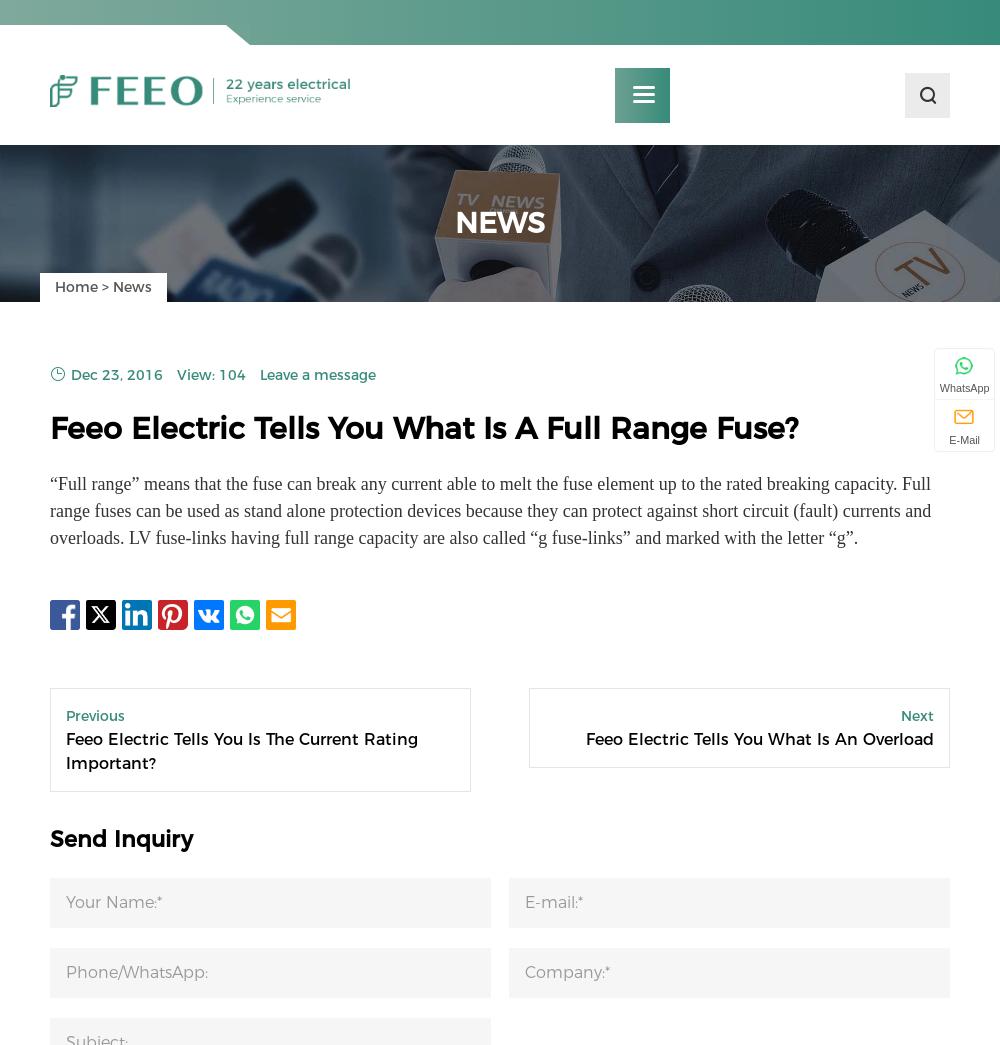  I want to click on 'Dec 23, 2016', so click(70, 383).